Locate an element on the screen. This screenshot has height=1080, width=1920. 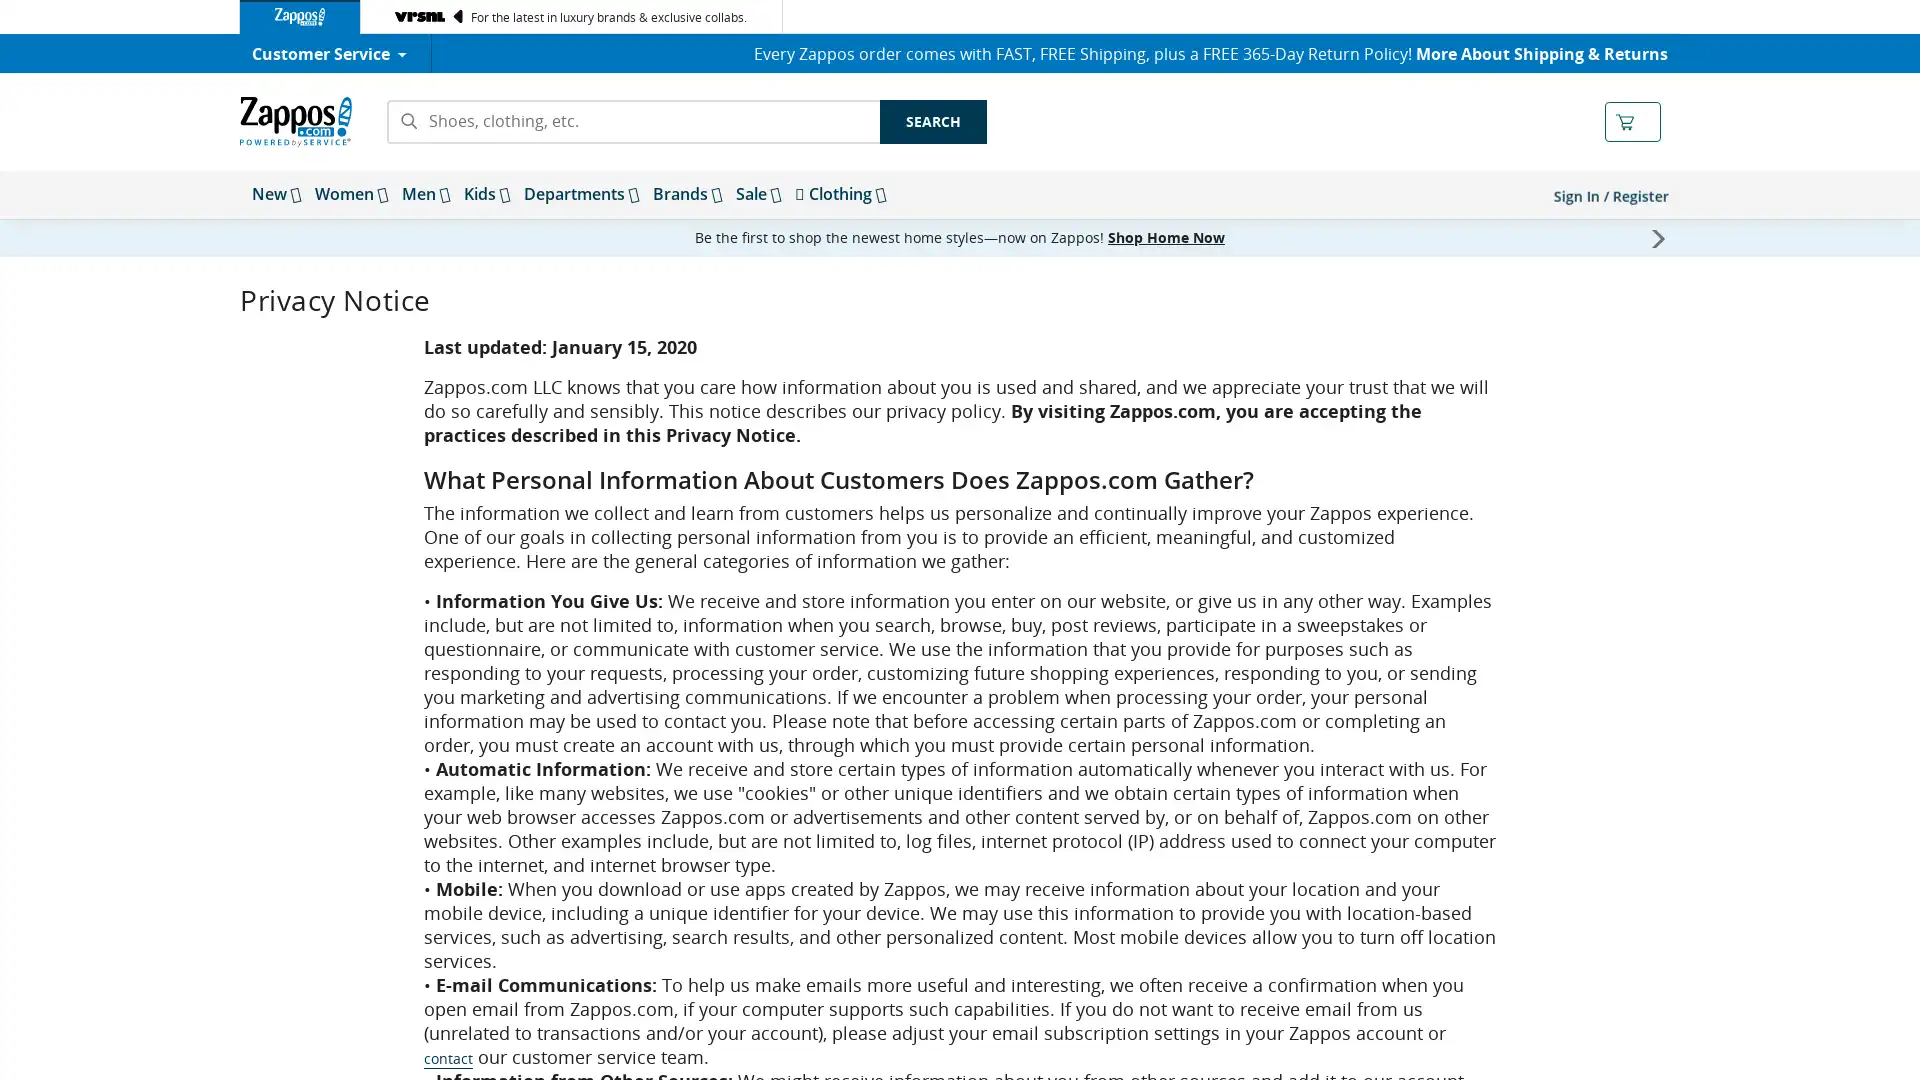
SEARCH is located at coordinates (932, 122).